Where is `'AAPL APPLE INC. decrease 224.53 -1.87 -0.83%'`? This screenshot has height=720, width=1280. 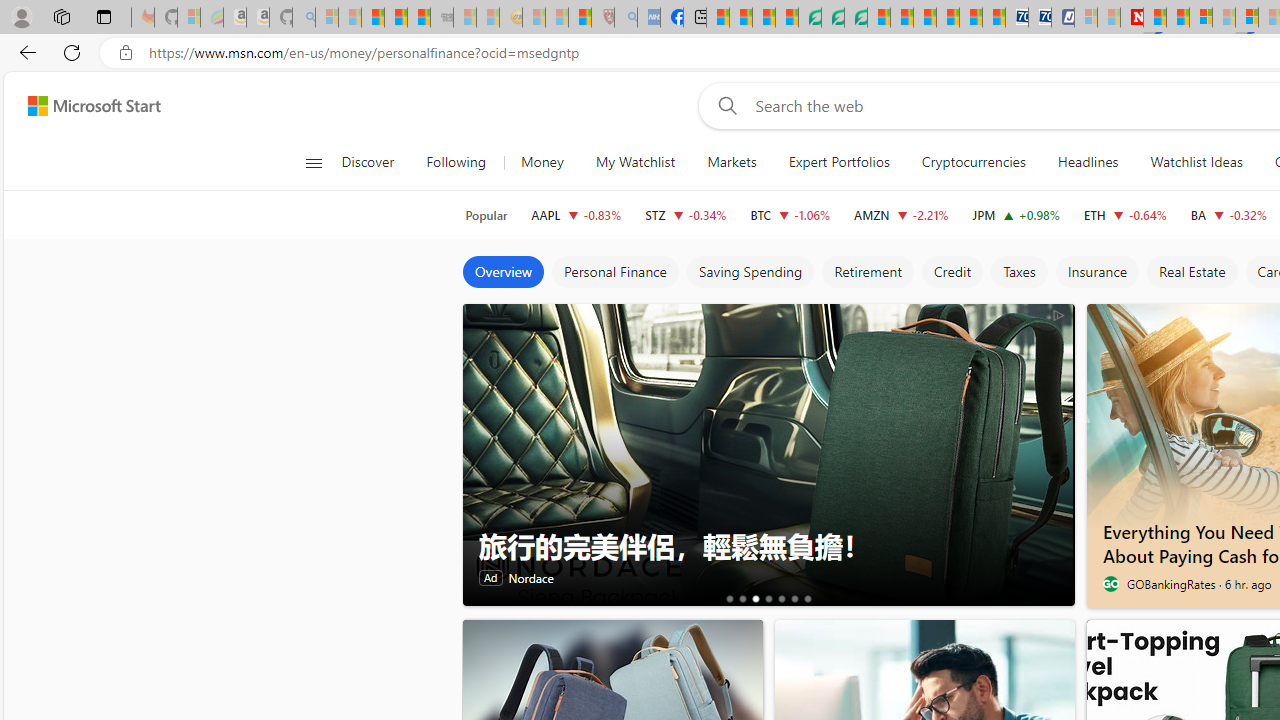 'AAPL APPLE INC. decrease 224.53 -1.87 -0.83%' is located at coordinates (575, 214).